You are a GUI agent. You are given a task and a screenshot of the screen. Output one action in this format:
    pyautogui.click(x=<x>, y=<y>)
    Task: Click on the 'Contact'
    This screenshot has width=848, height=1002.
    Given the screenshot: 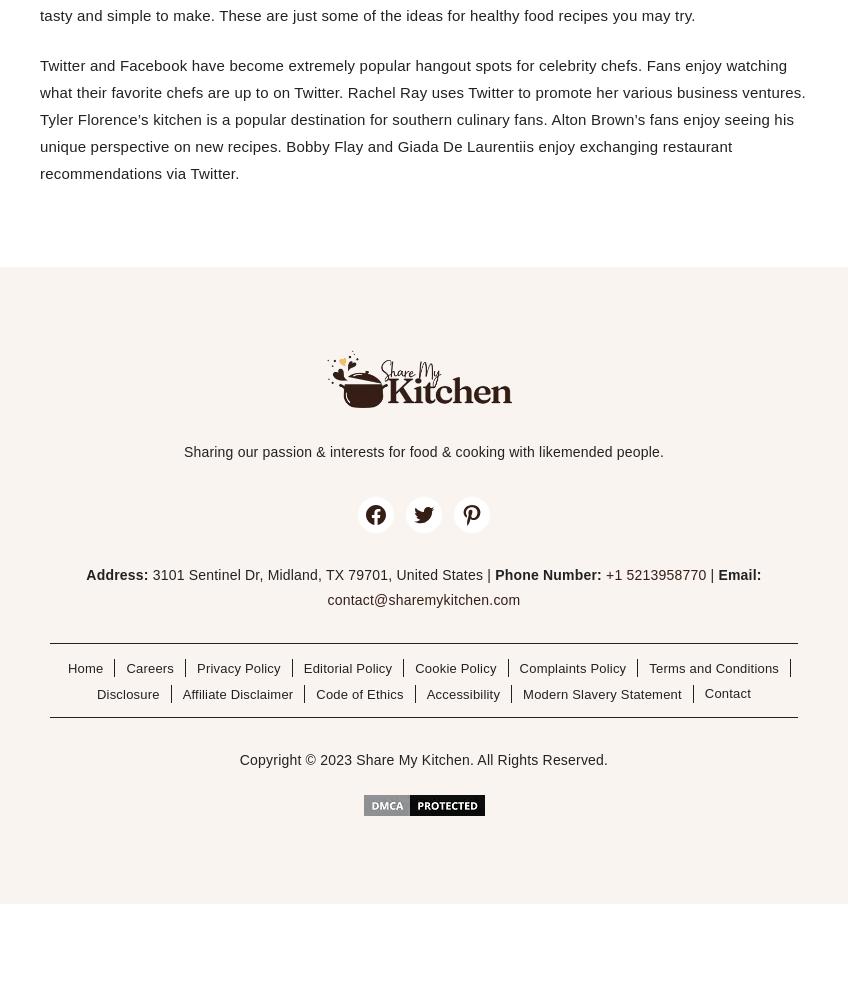 What is the action you would take?
    pyautogui.click(x=727, y=693)
    